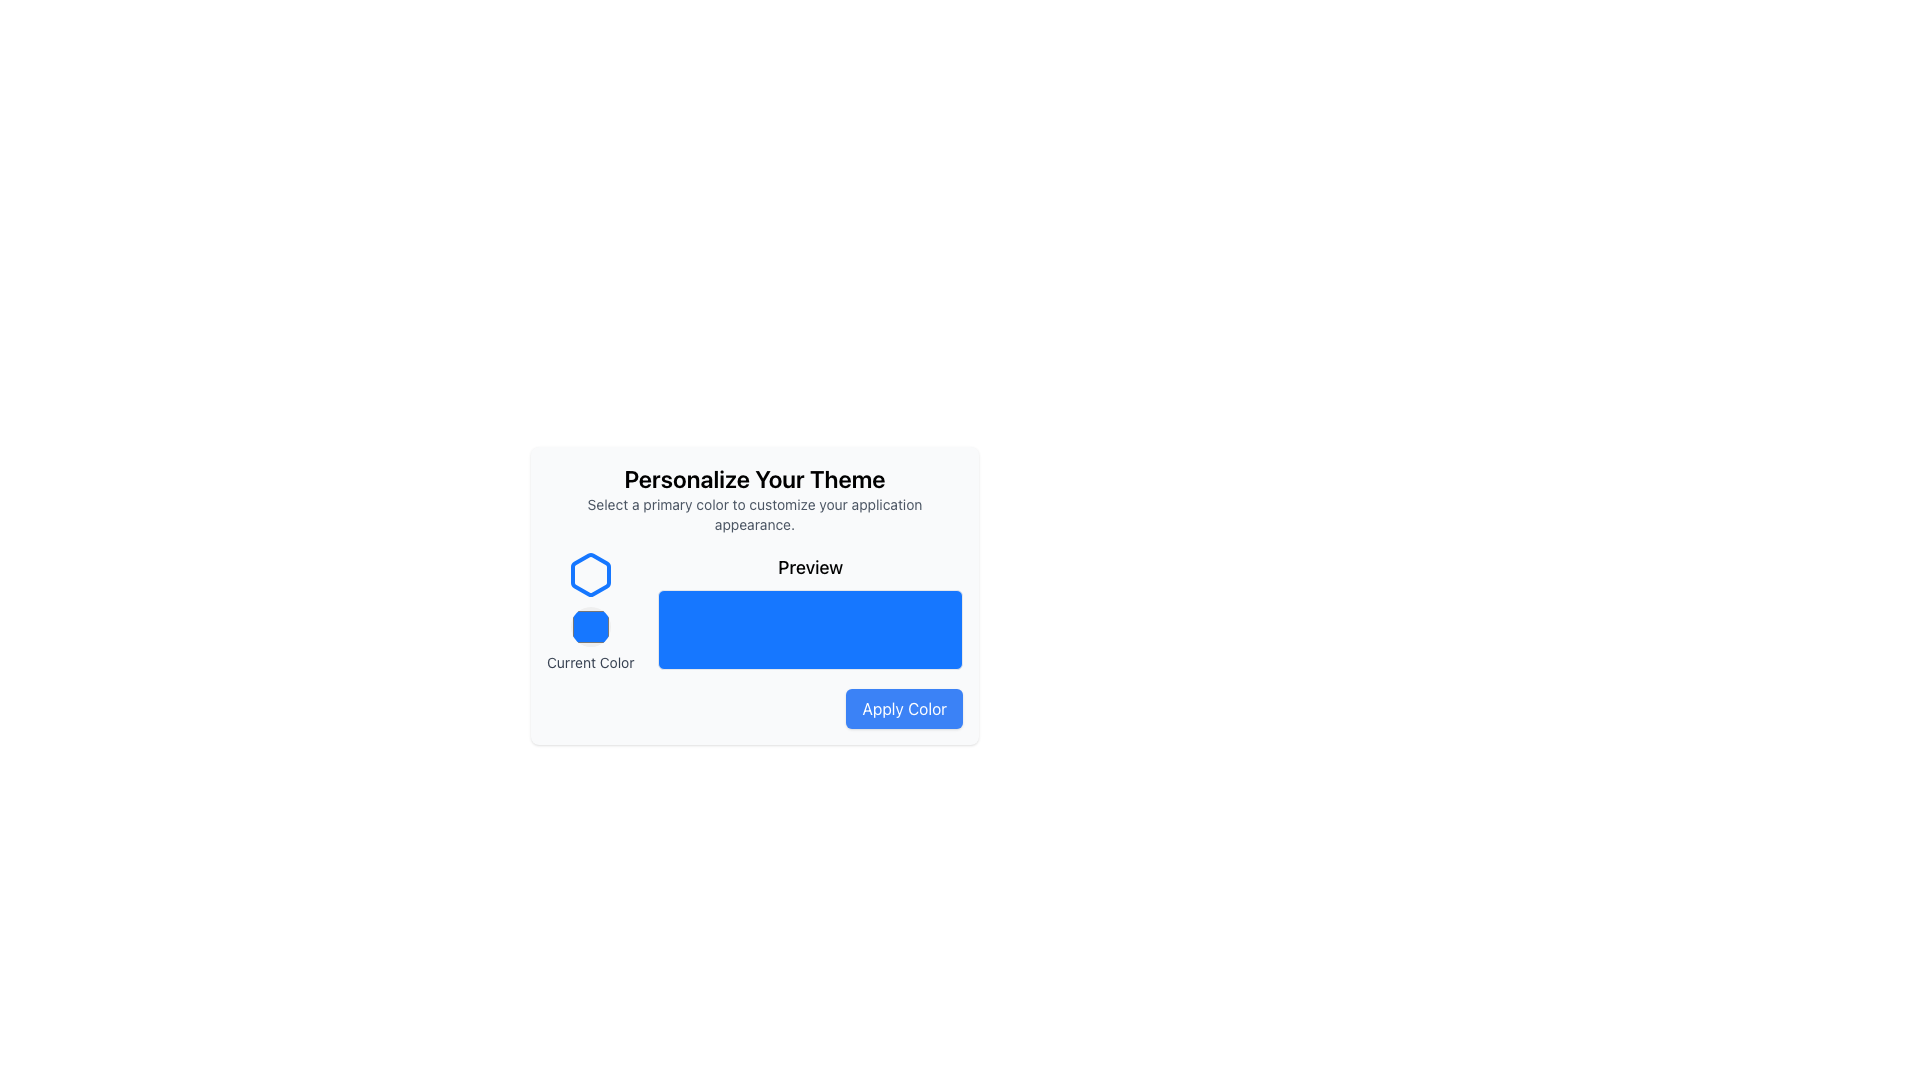  What do you see at coordinates (753, 595) in the screenshot?
I see `the Display box with a blue background and rounded corners, located below the 'Preview' text in the 'Personalize Your Theme' panel` at bounding box center [753, 595].